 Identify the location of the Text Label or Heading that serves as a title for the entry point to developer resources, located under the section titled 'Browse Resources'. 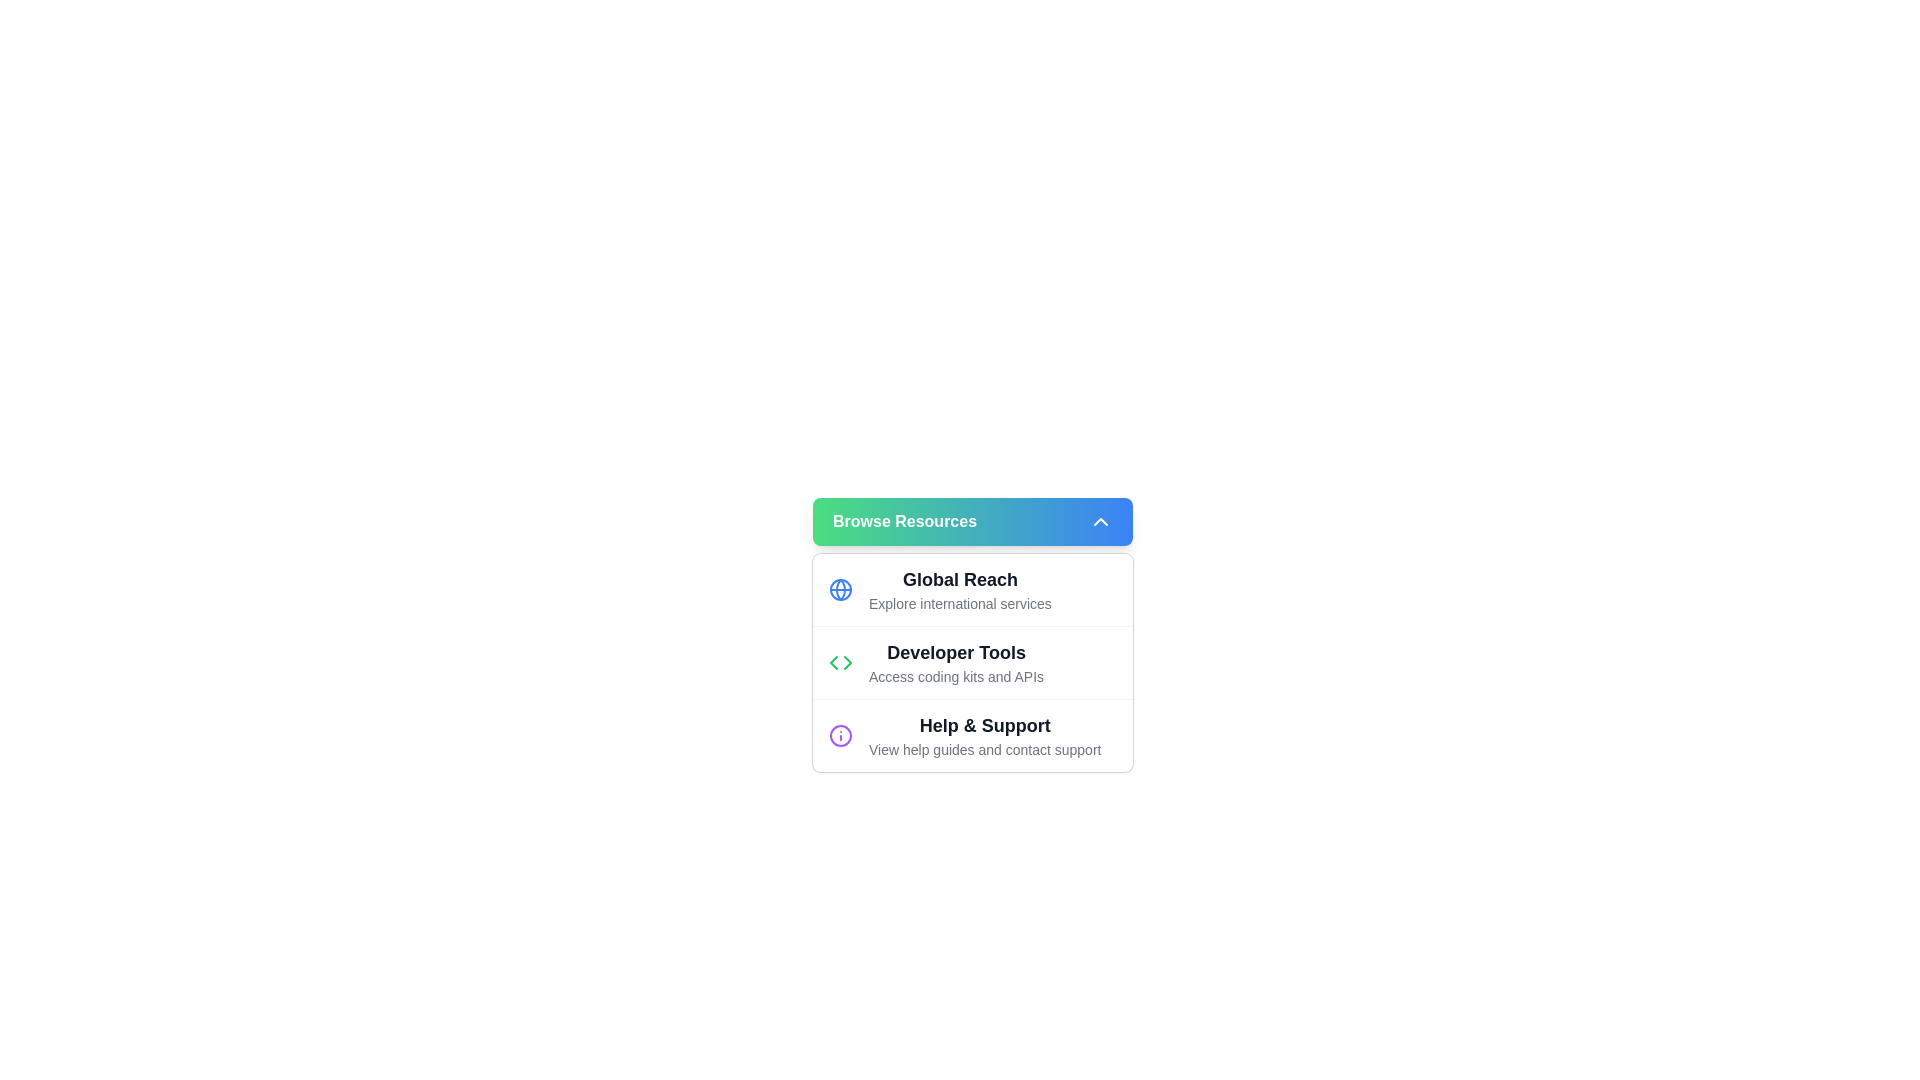
(955, 652).